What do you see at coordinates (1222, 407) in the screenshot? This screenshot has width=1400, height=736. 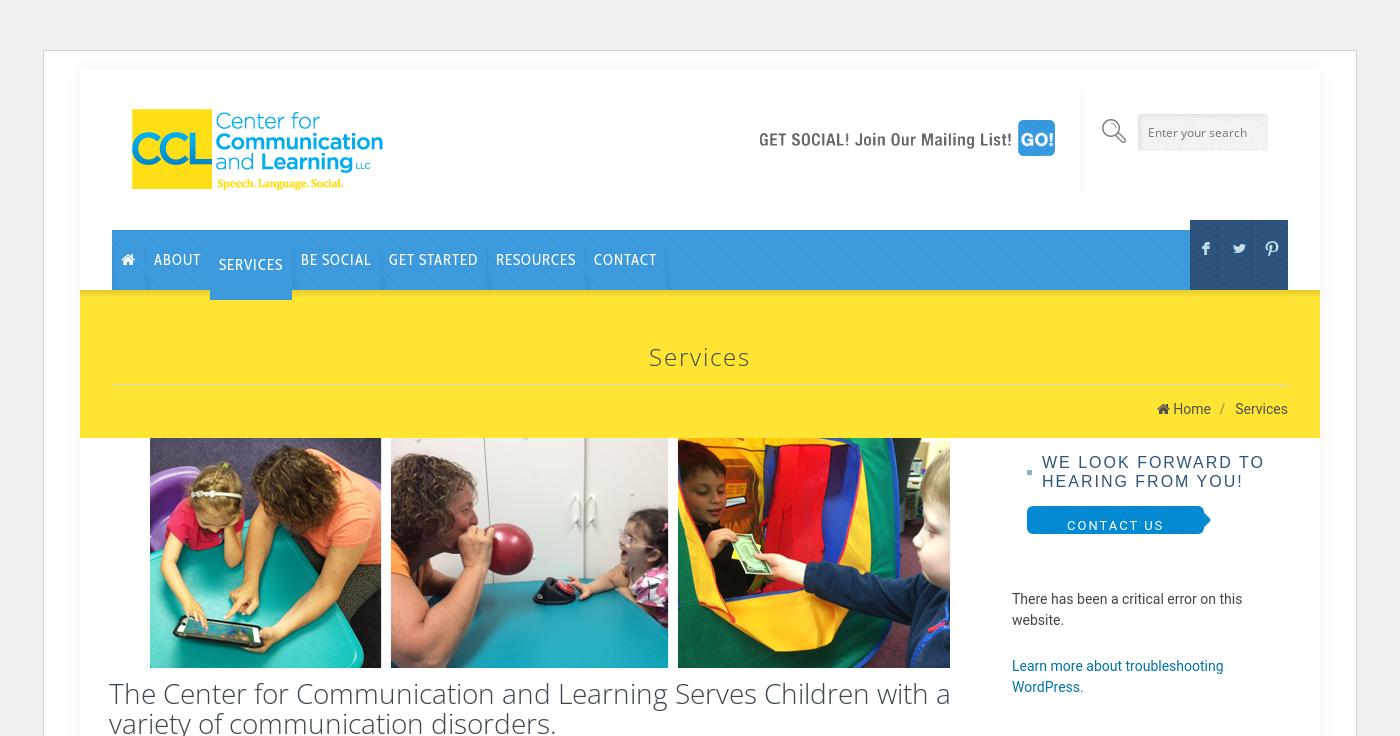 I see `'/'` at bounding box center [1222, 407].